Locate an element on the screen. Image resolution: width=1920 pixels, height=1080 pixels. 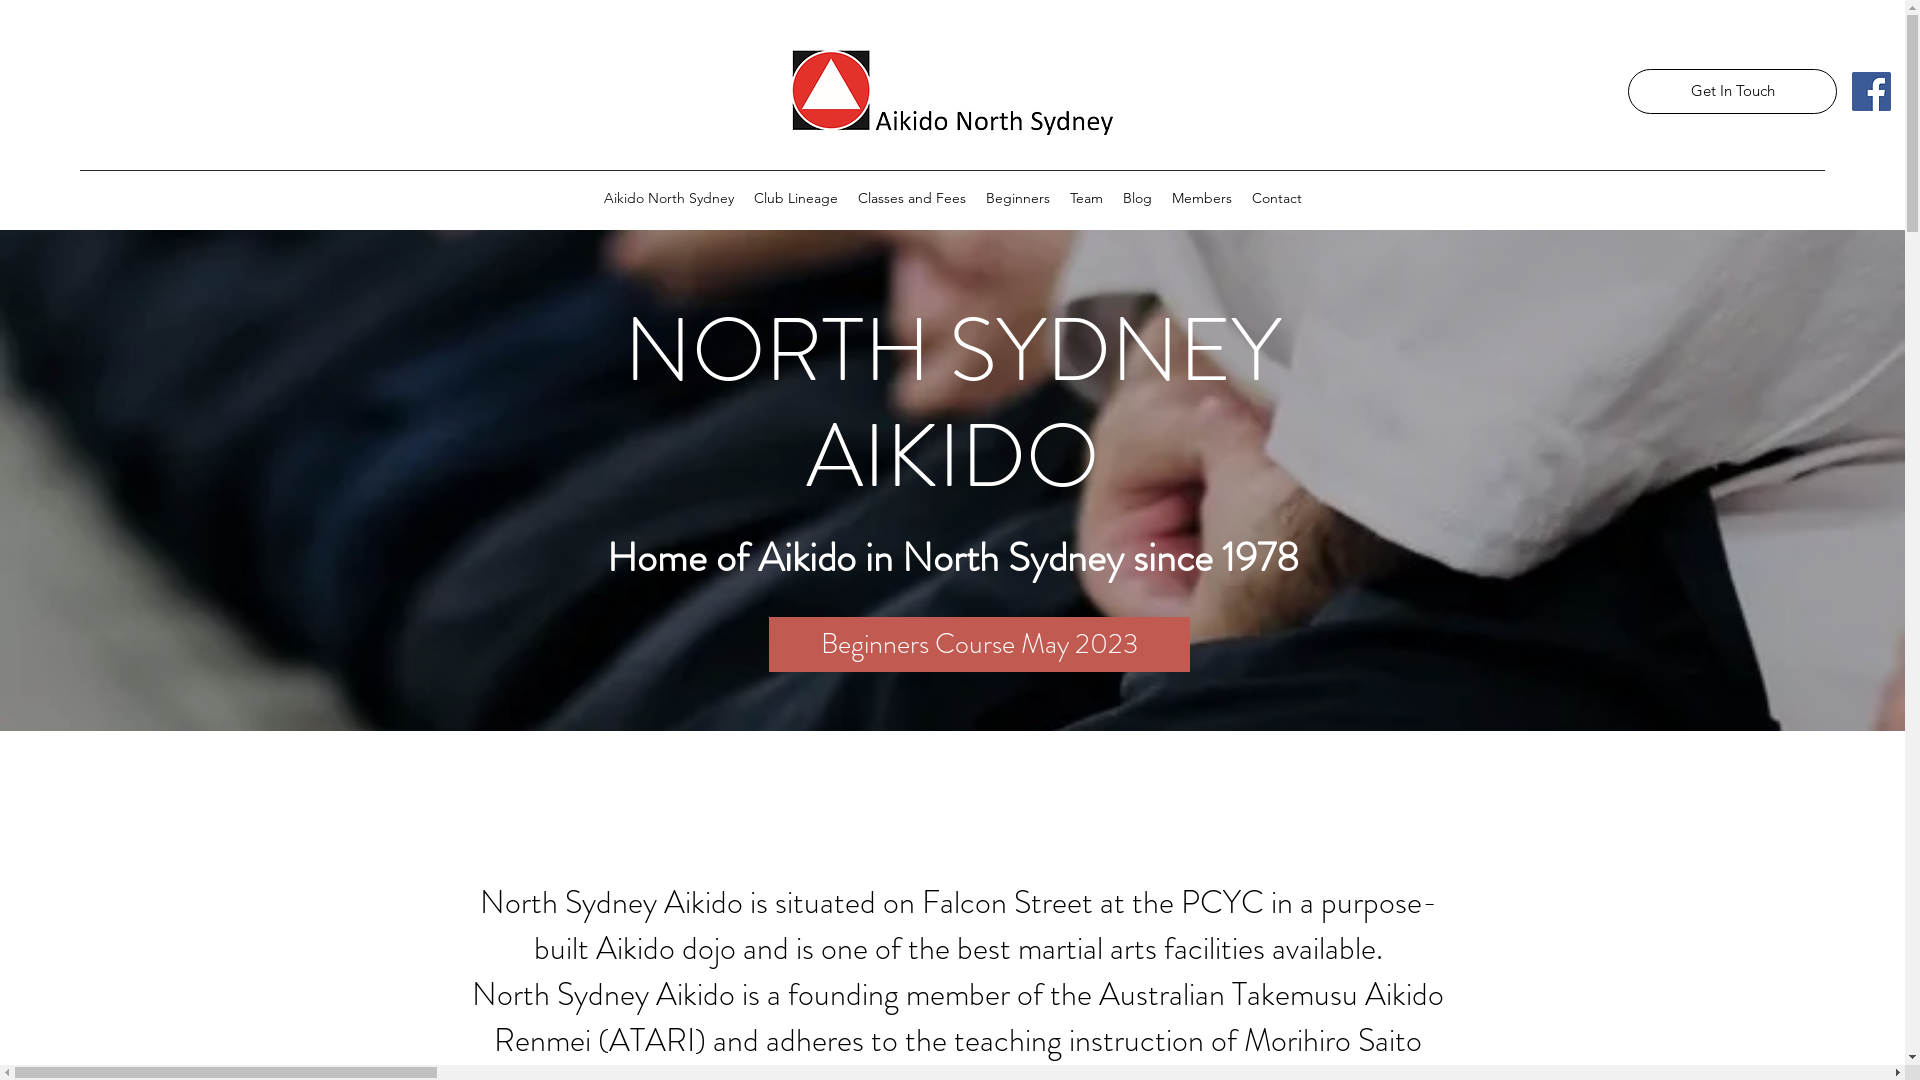
'Classes and Fees' is located at coordinates (911, 198).